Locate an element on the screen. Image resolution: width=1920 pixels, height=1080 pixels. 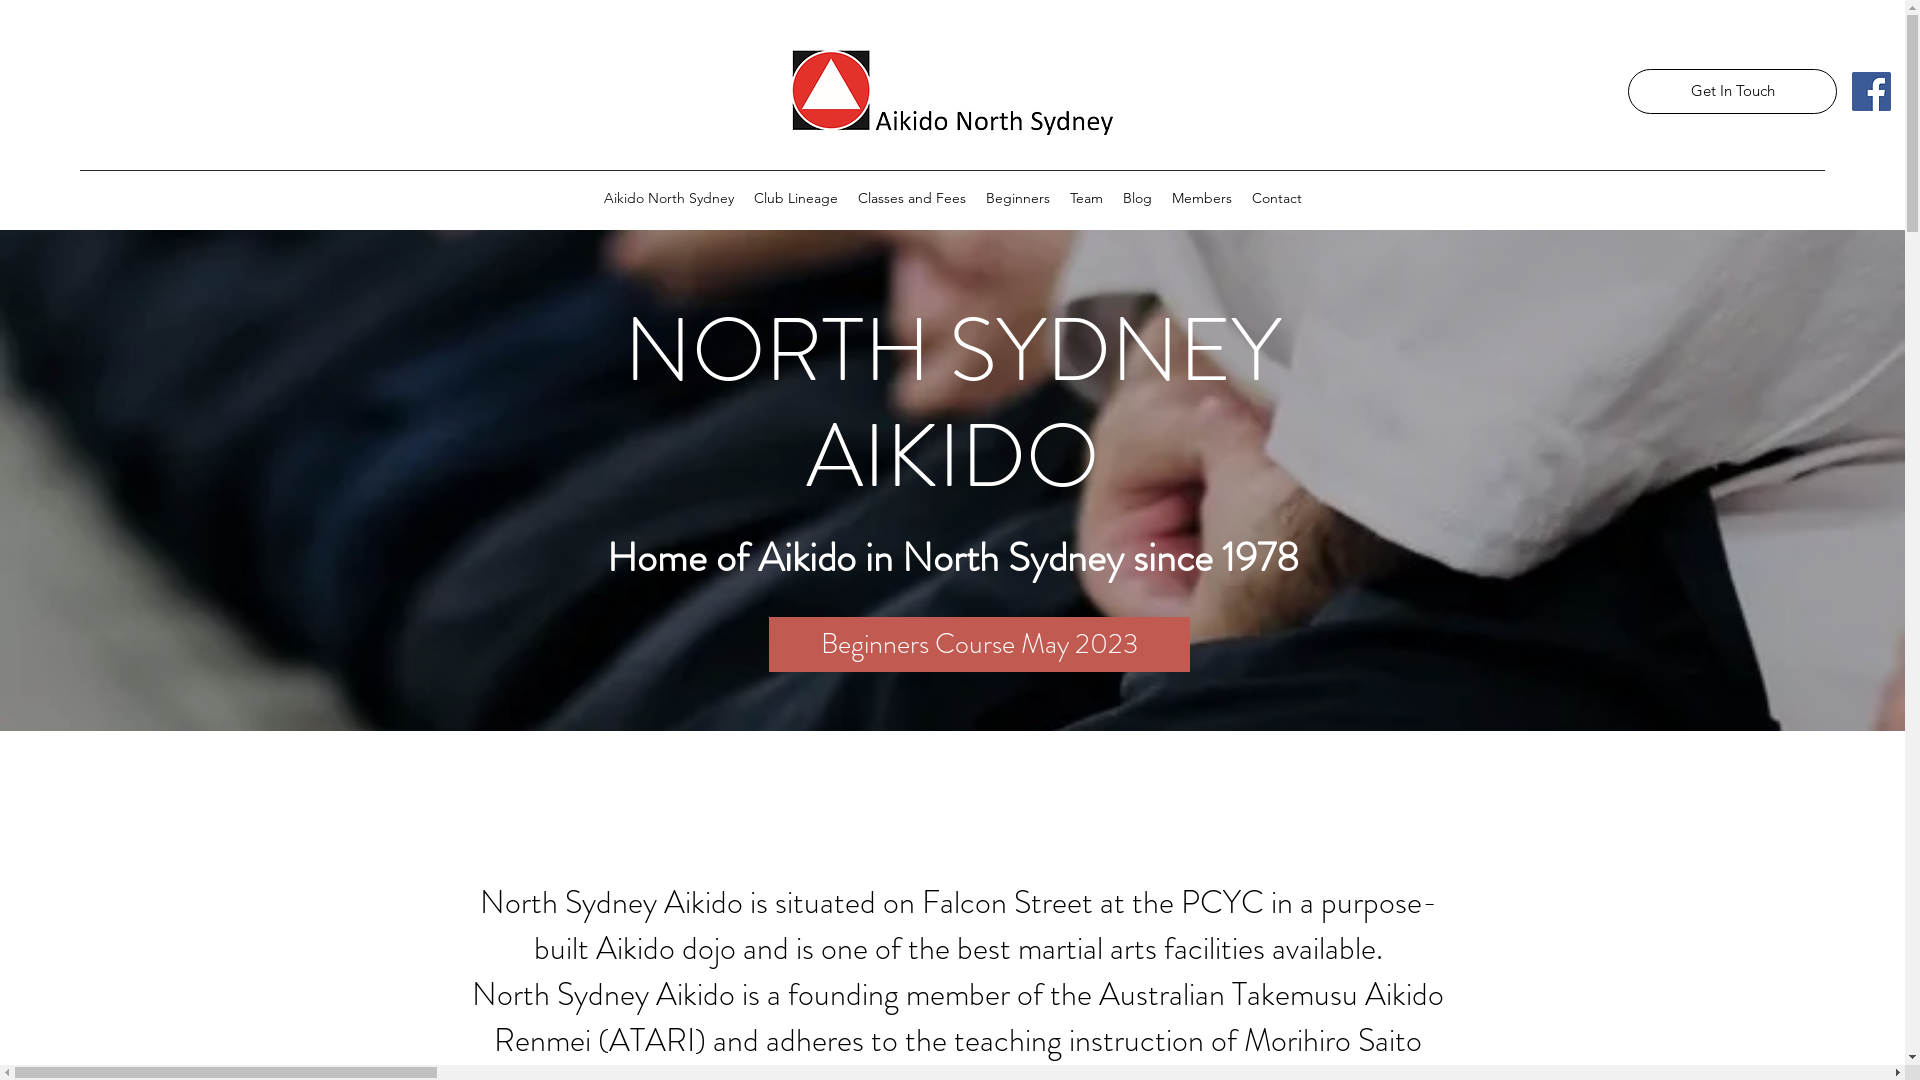
'Classes and Fees' is located at coordinates (911, 198).